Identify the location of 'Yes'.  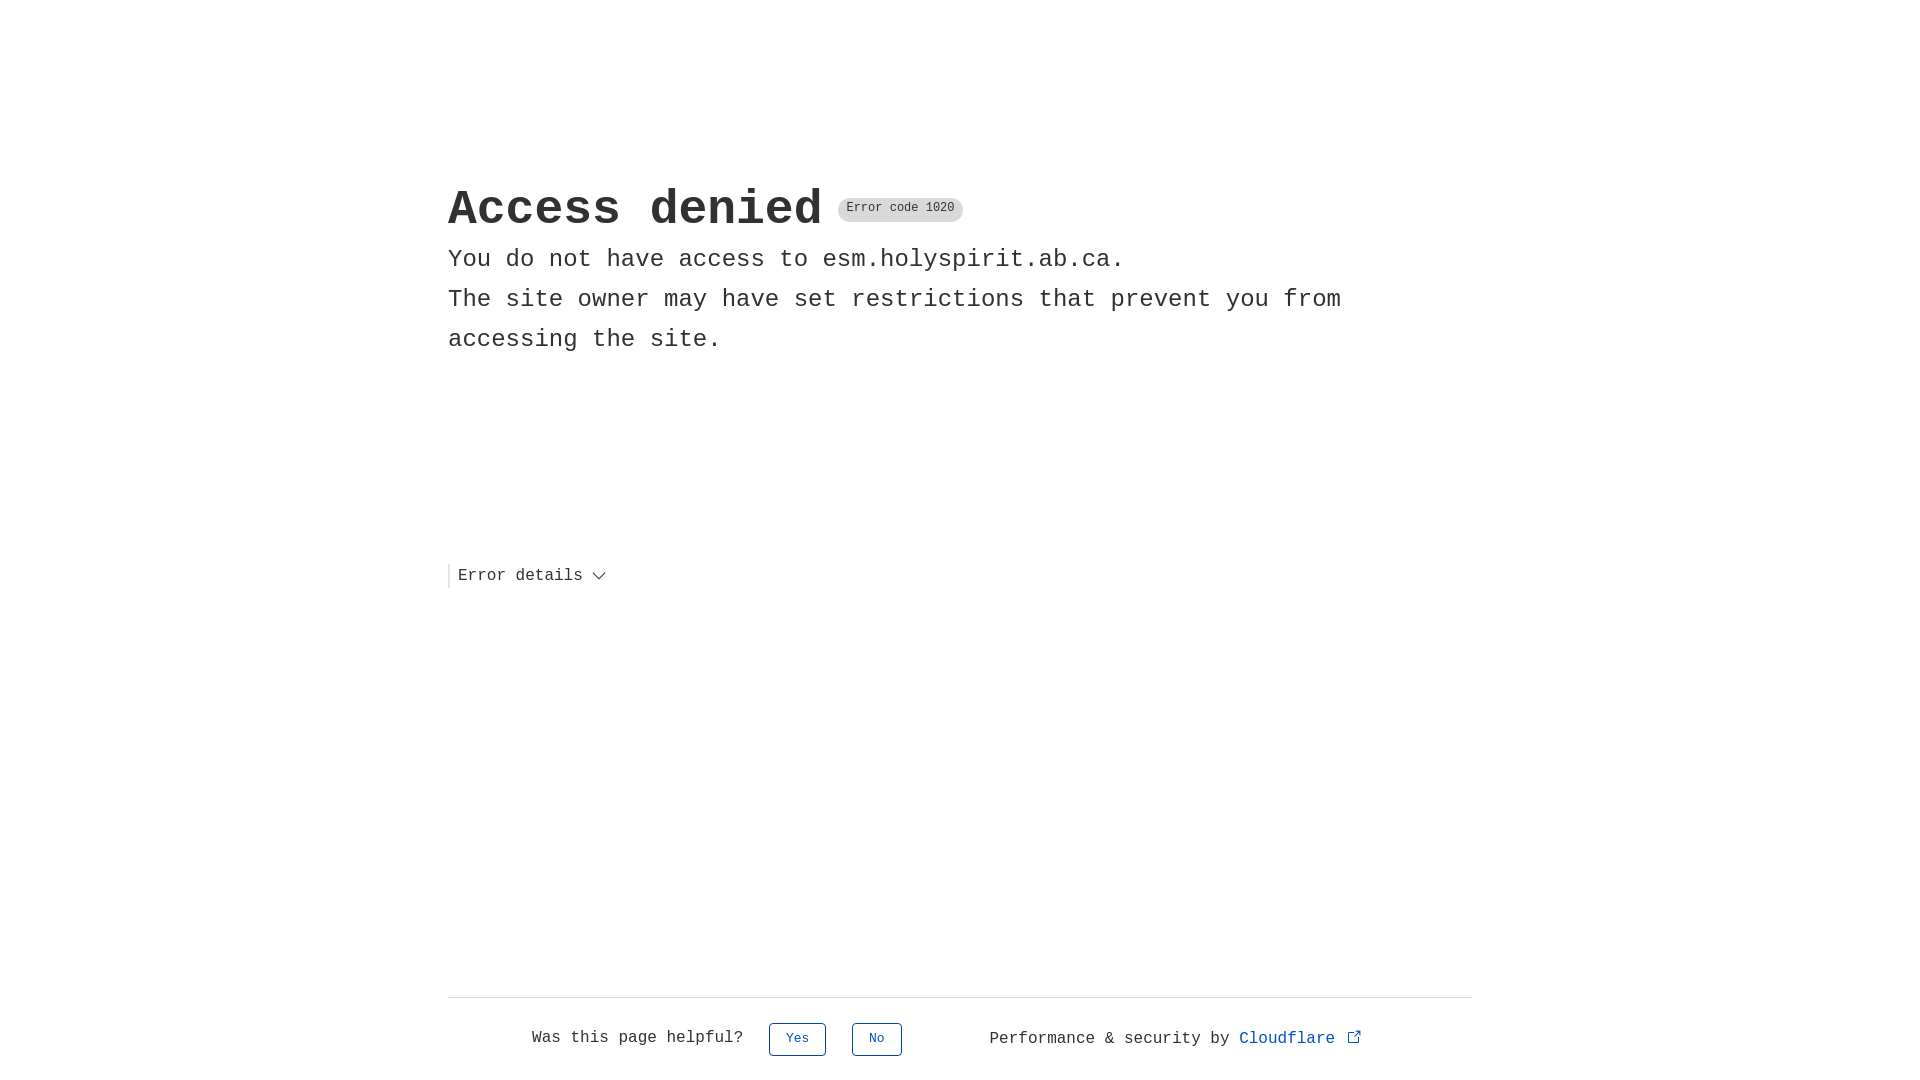
(796, 1038).